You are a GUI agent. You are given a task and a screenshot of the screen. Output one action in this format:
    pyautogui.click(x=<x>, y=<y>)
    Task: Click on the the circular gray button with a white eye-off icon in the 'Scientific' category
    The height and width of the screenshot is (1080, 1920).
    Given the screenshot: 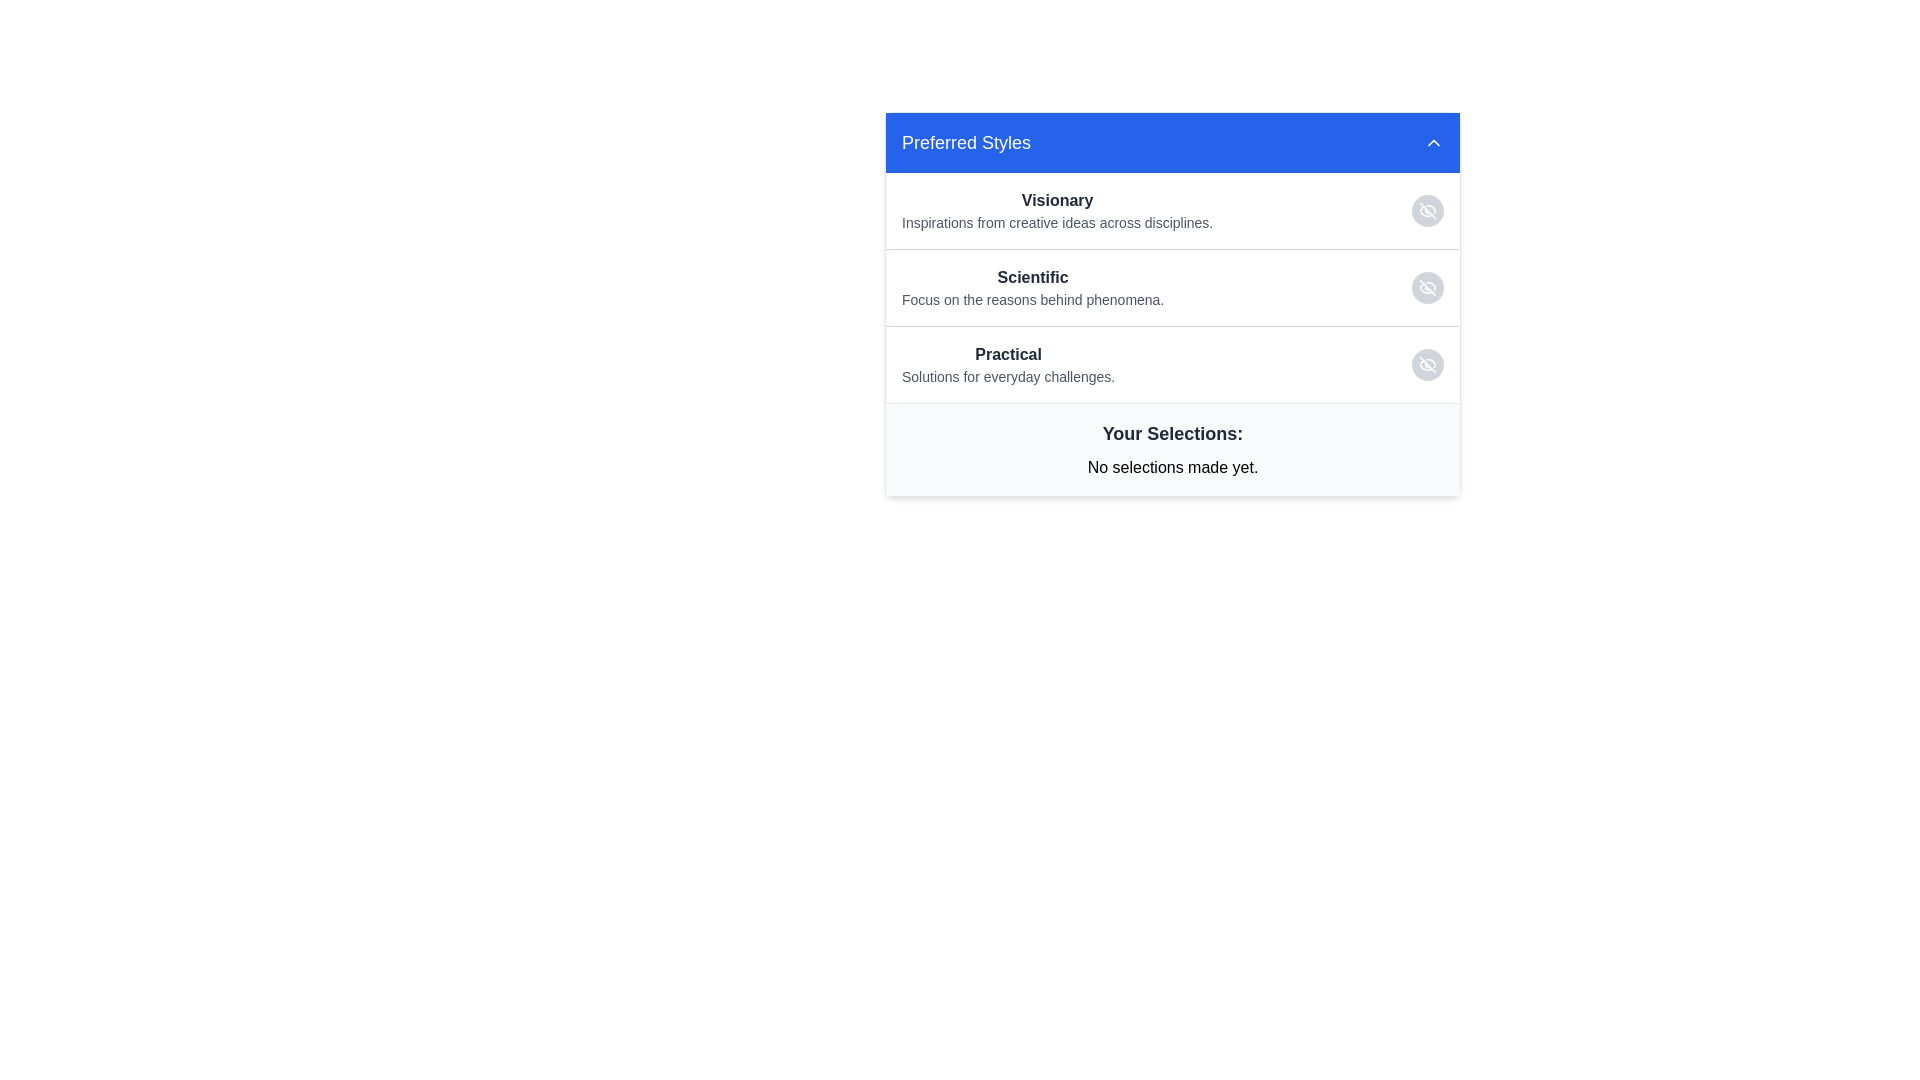 What is the action you would take?
    pyautogui.click(x=1427, y=288)
    